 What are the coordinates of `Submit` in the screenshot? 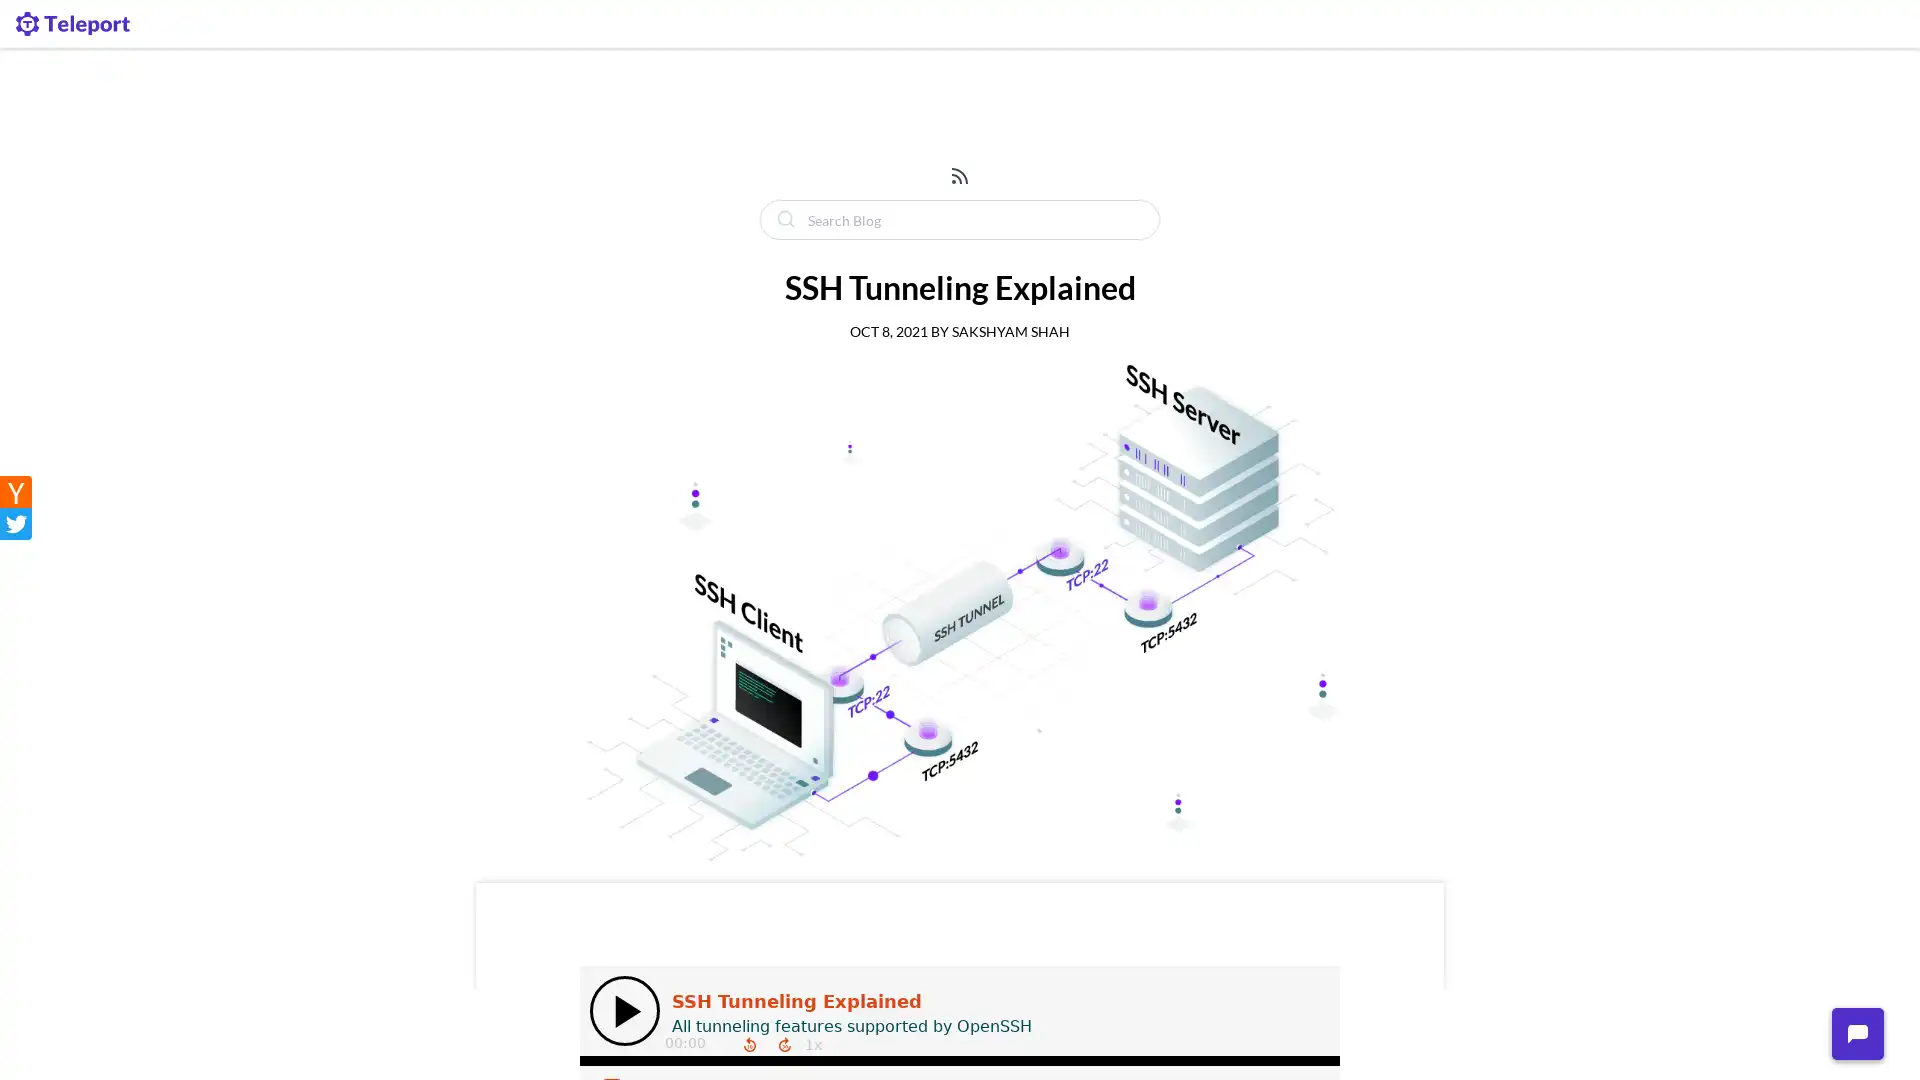 It's located at (783, 219).